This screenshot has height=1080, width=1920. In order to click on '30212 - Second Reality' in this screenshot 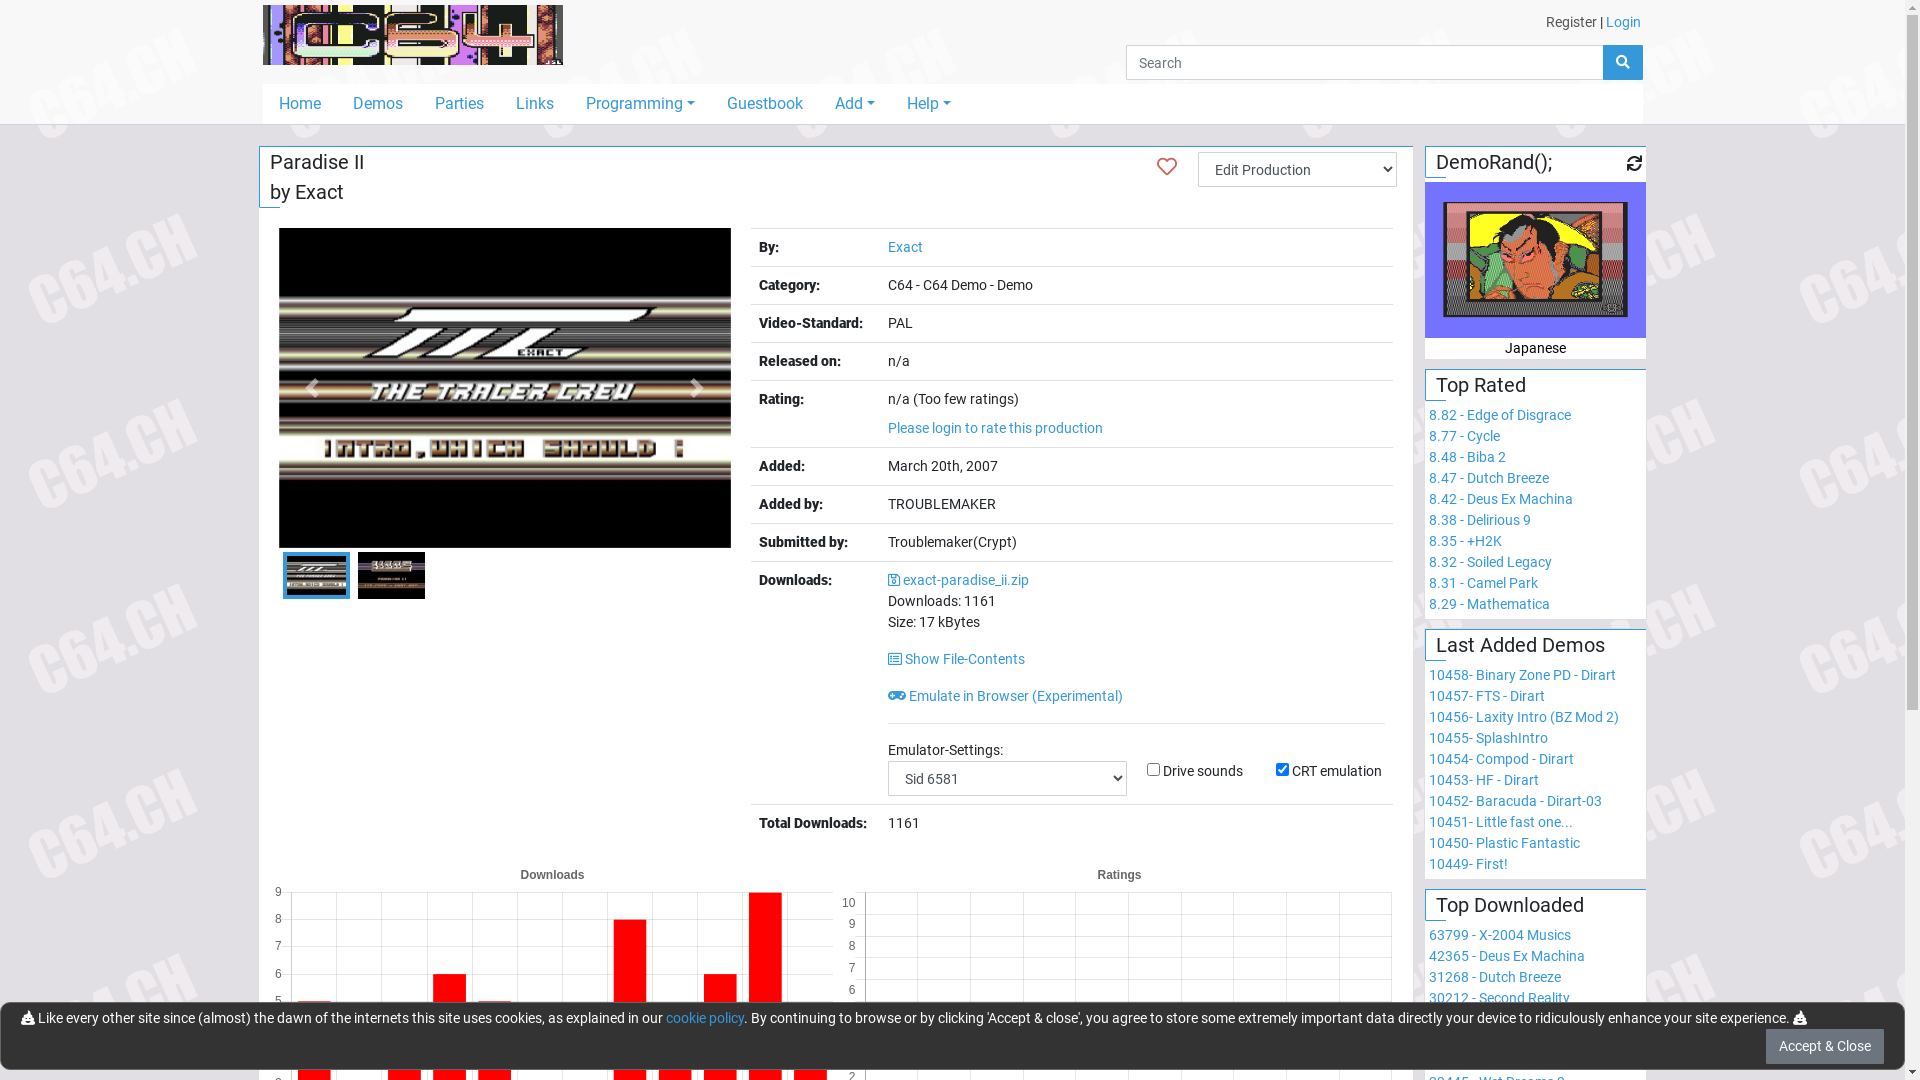, I will do `click(1499, 998)`.